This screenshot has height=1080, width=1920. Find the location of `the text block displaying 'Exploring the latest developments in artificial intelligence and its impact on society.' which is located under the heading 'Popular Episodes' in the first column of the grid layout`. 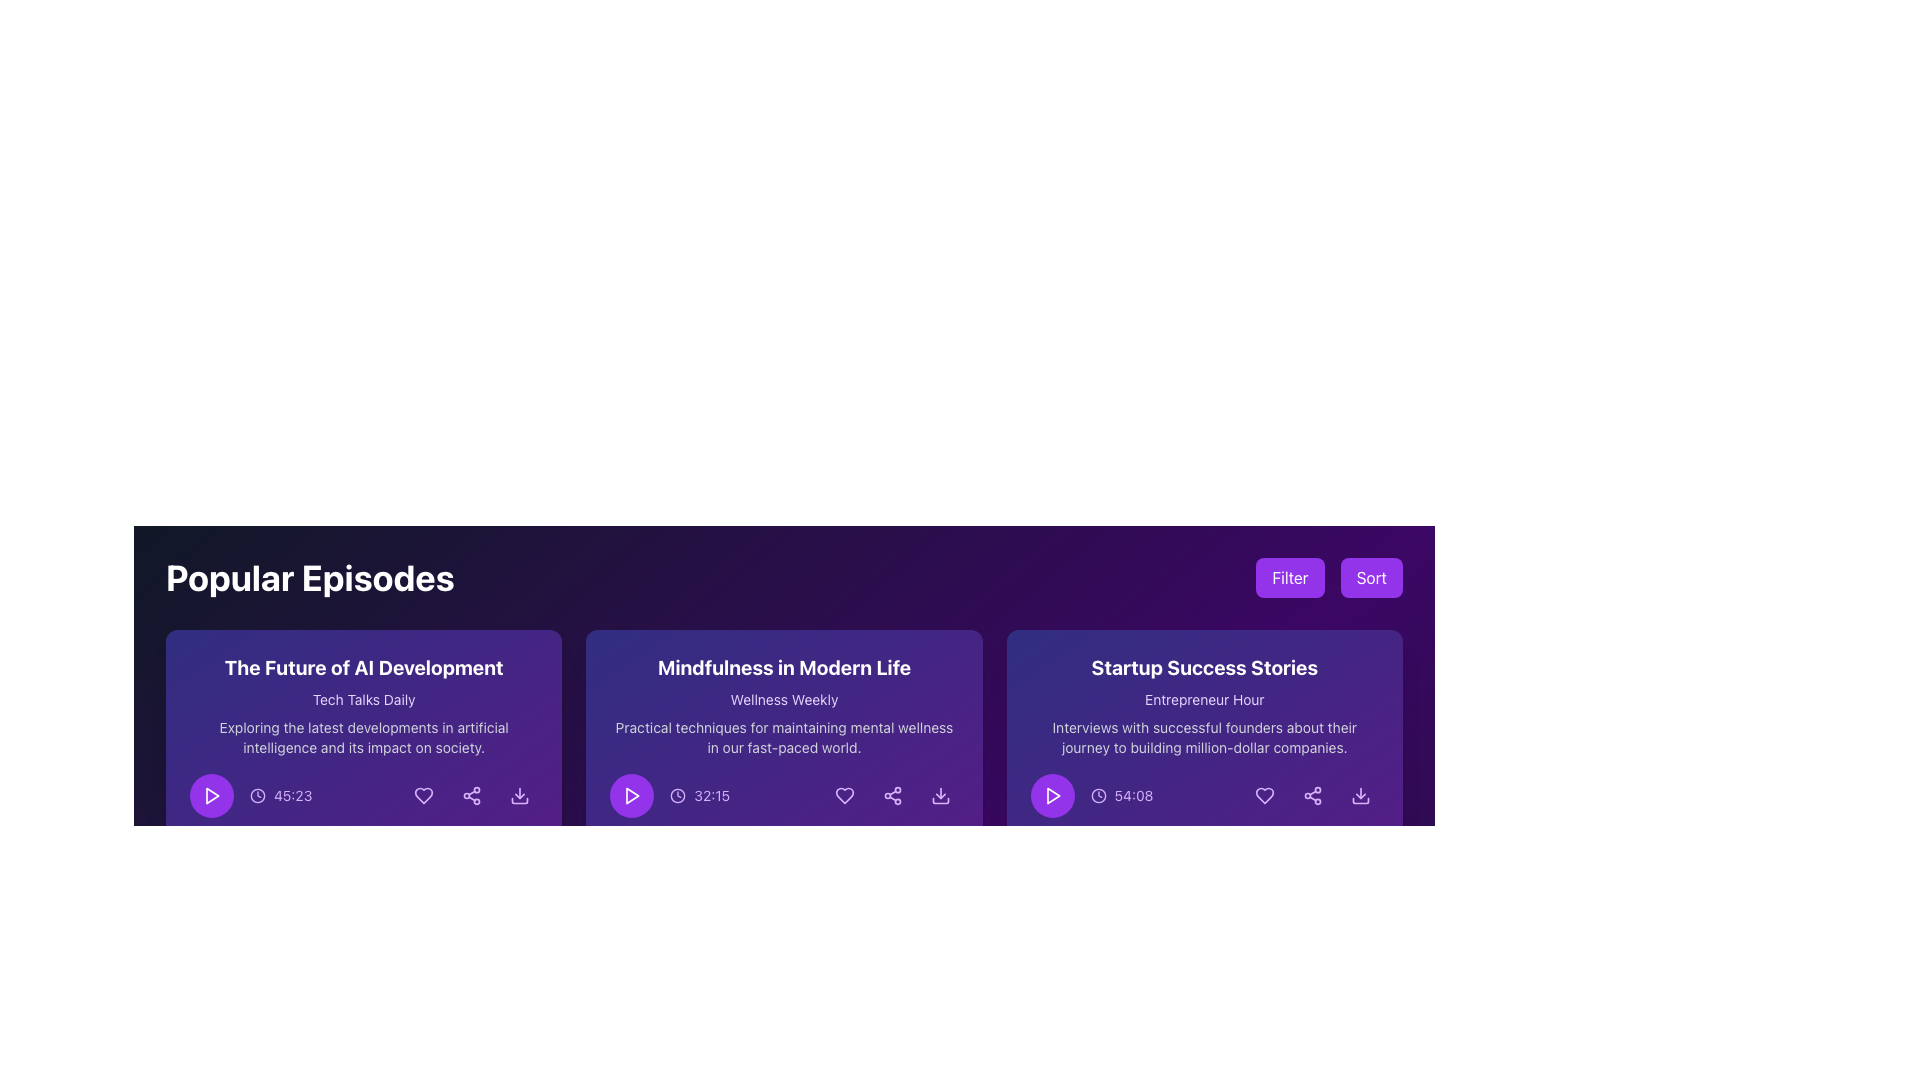

the text block displaying 'Exploring the latest developments in artificial intelligence and its impact on society.' which is located under the heading 'Popular Episodes' in the first column of the grid layout is located at coordinates (364, 737).